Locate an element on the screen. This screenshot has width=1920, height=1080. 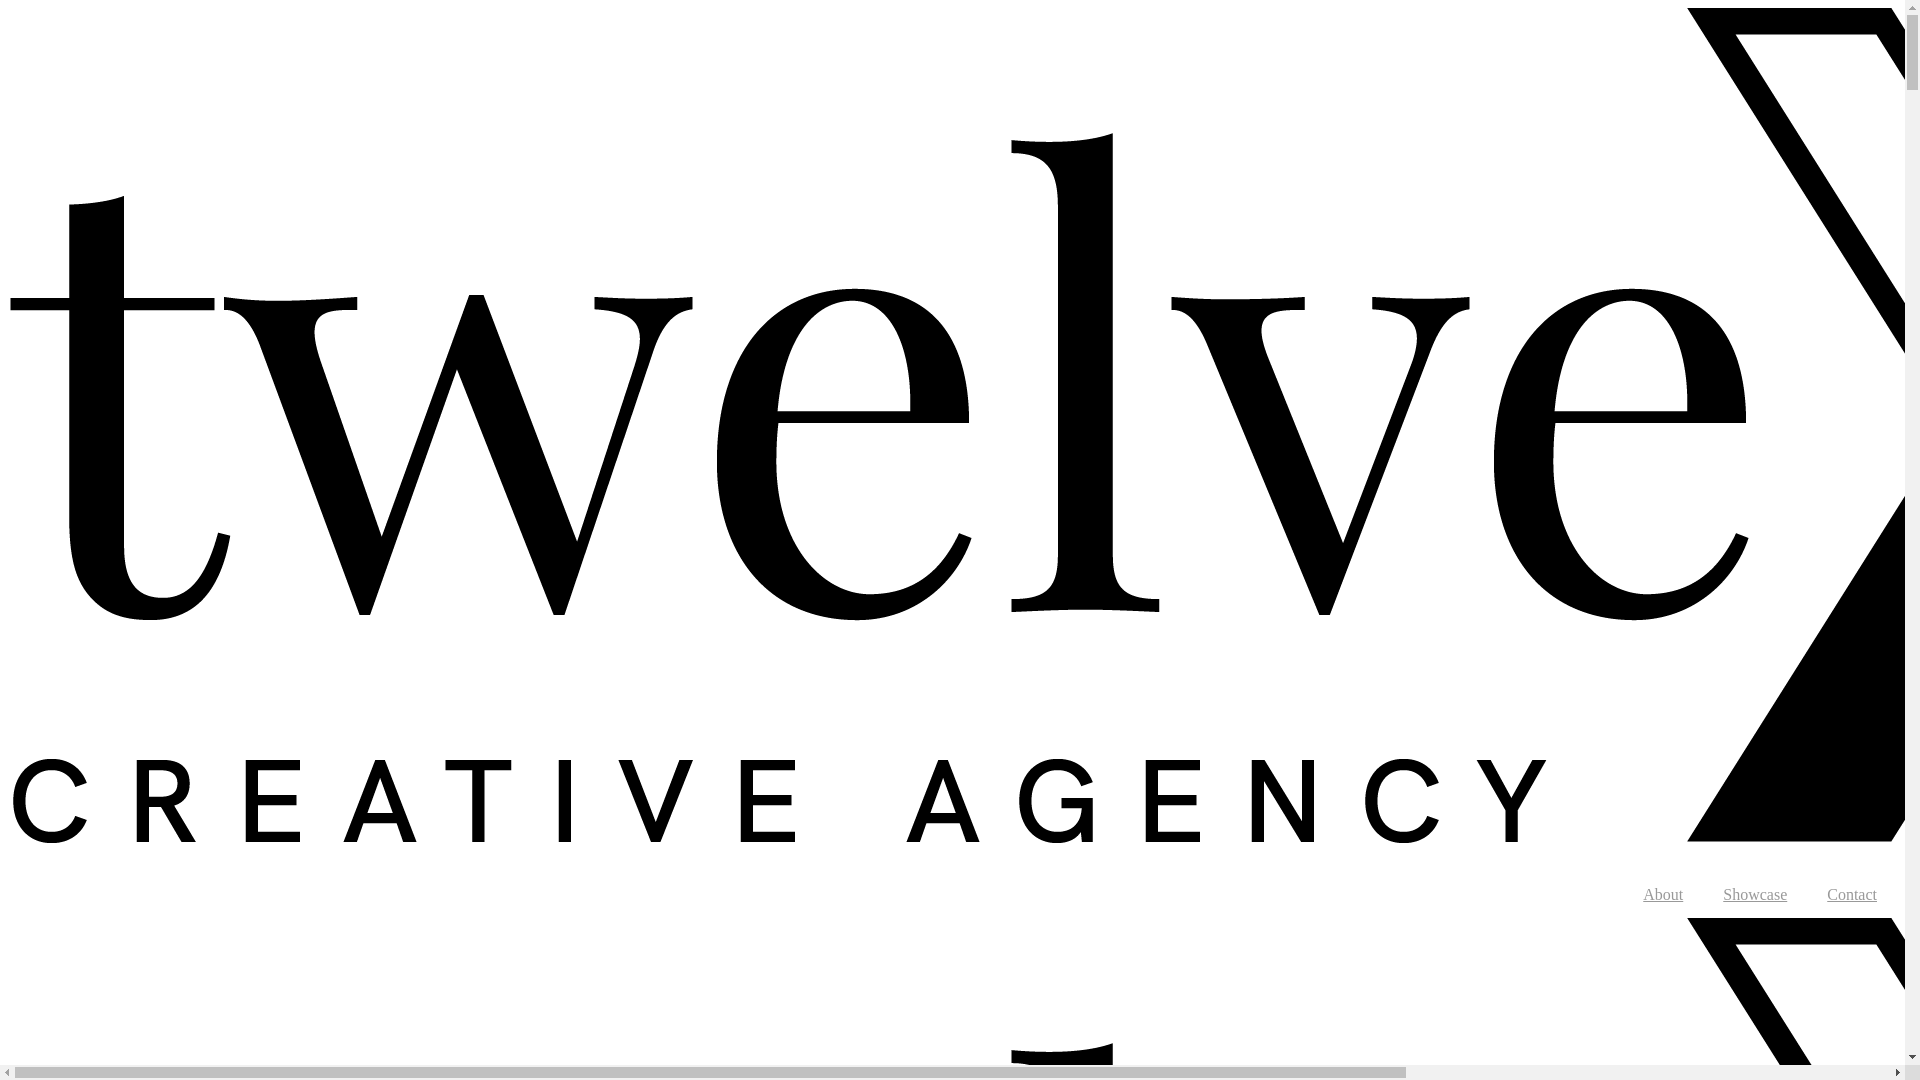
'About' is located at coordinates (1662, 893).